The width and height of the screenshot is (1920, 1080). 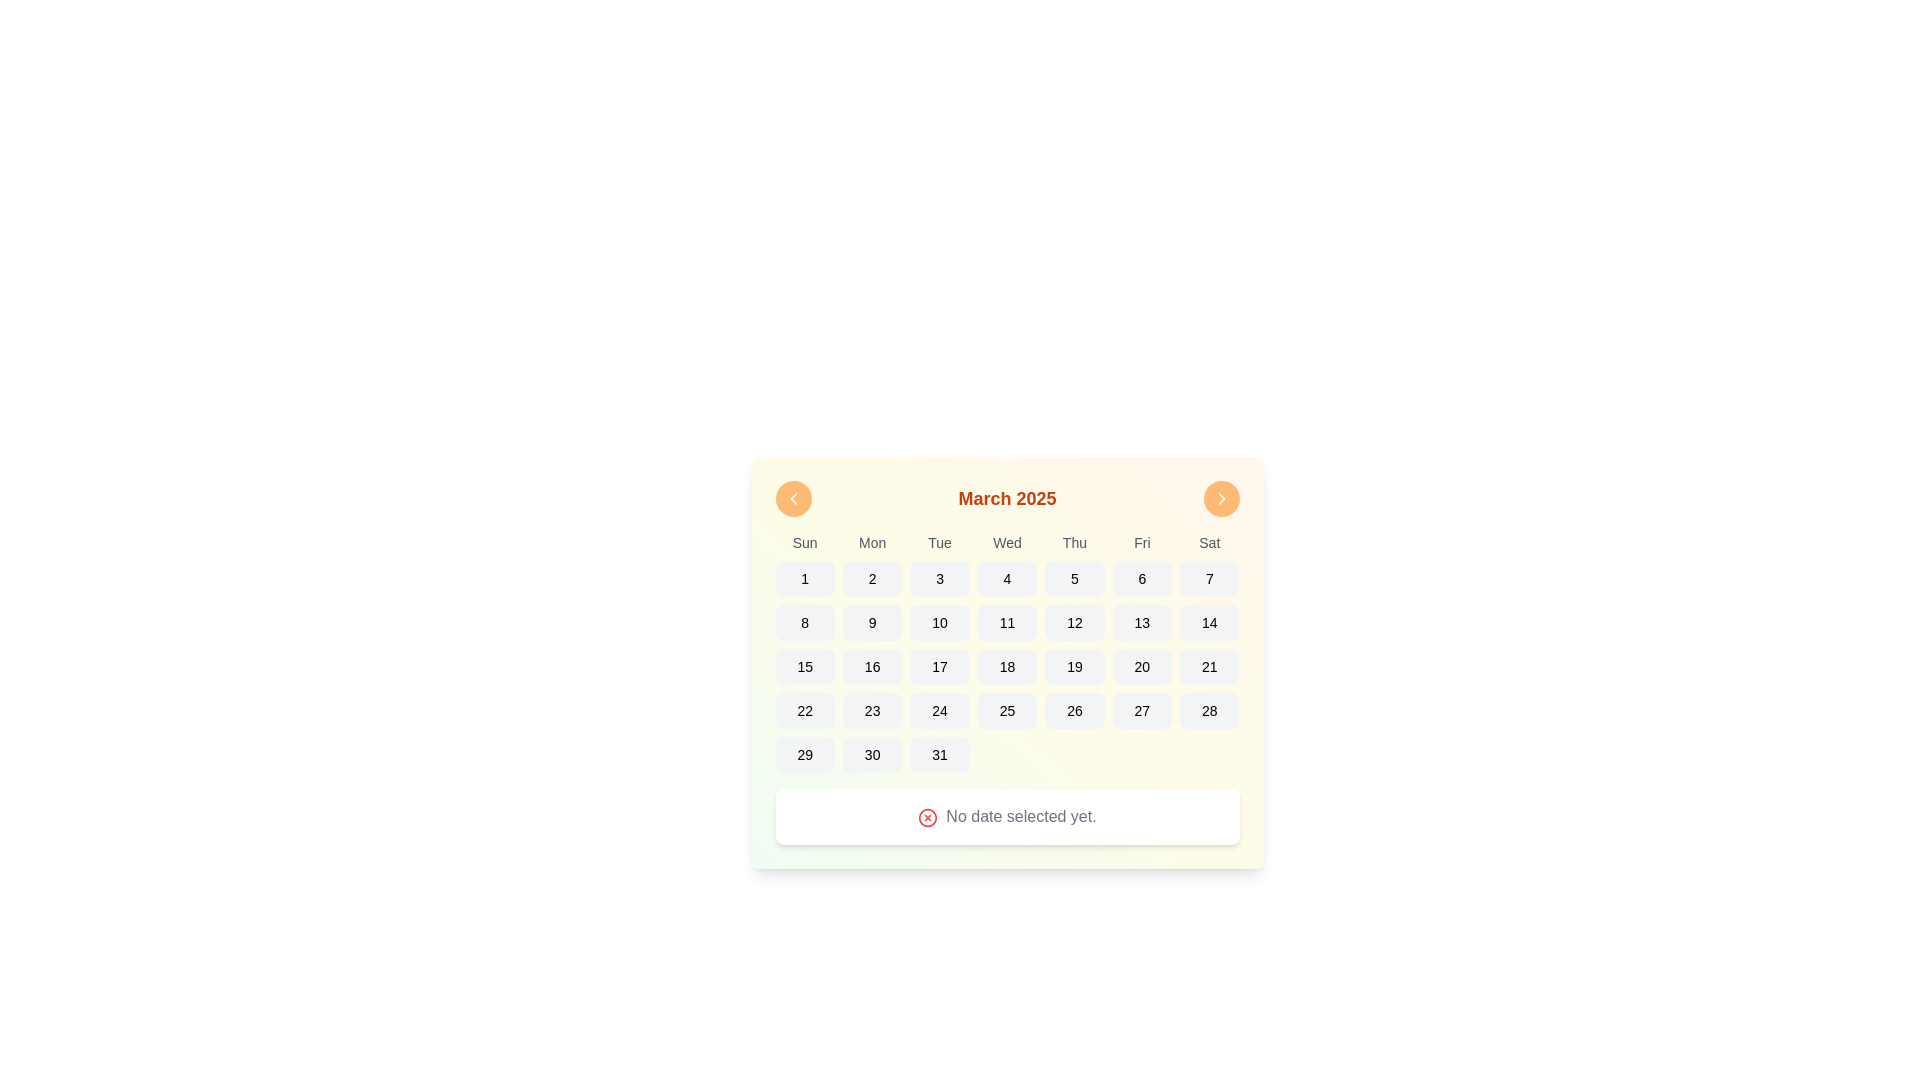 I want to click on the button located at the far right of the header section of the calendar interface, adjacent to the text 'March 2025', so click(x=1220, y=497).